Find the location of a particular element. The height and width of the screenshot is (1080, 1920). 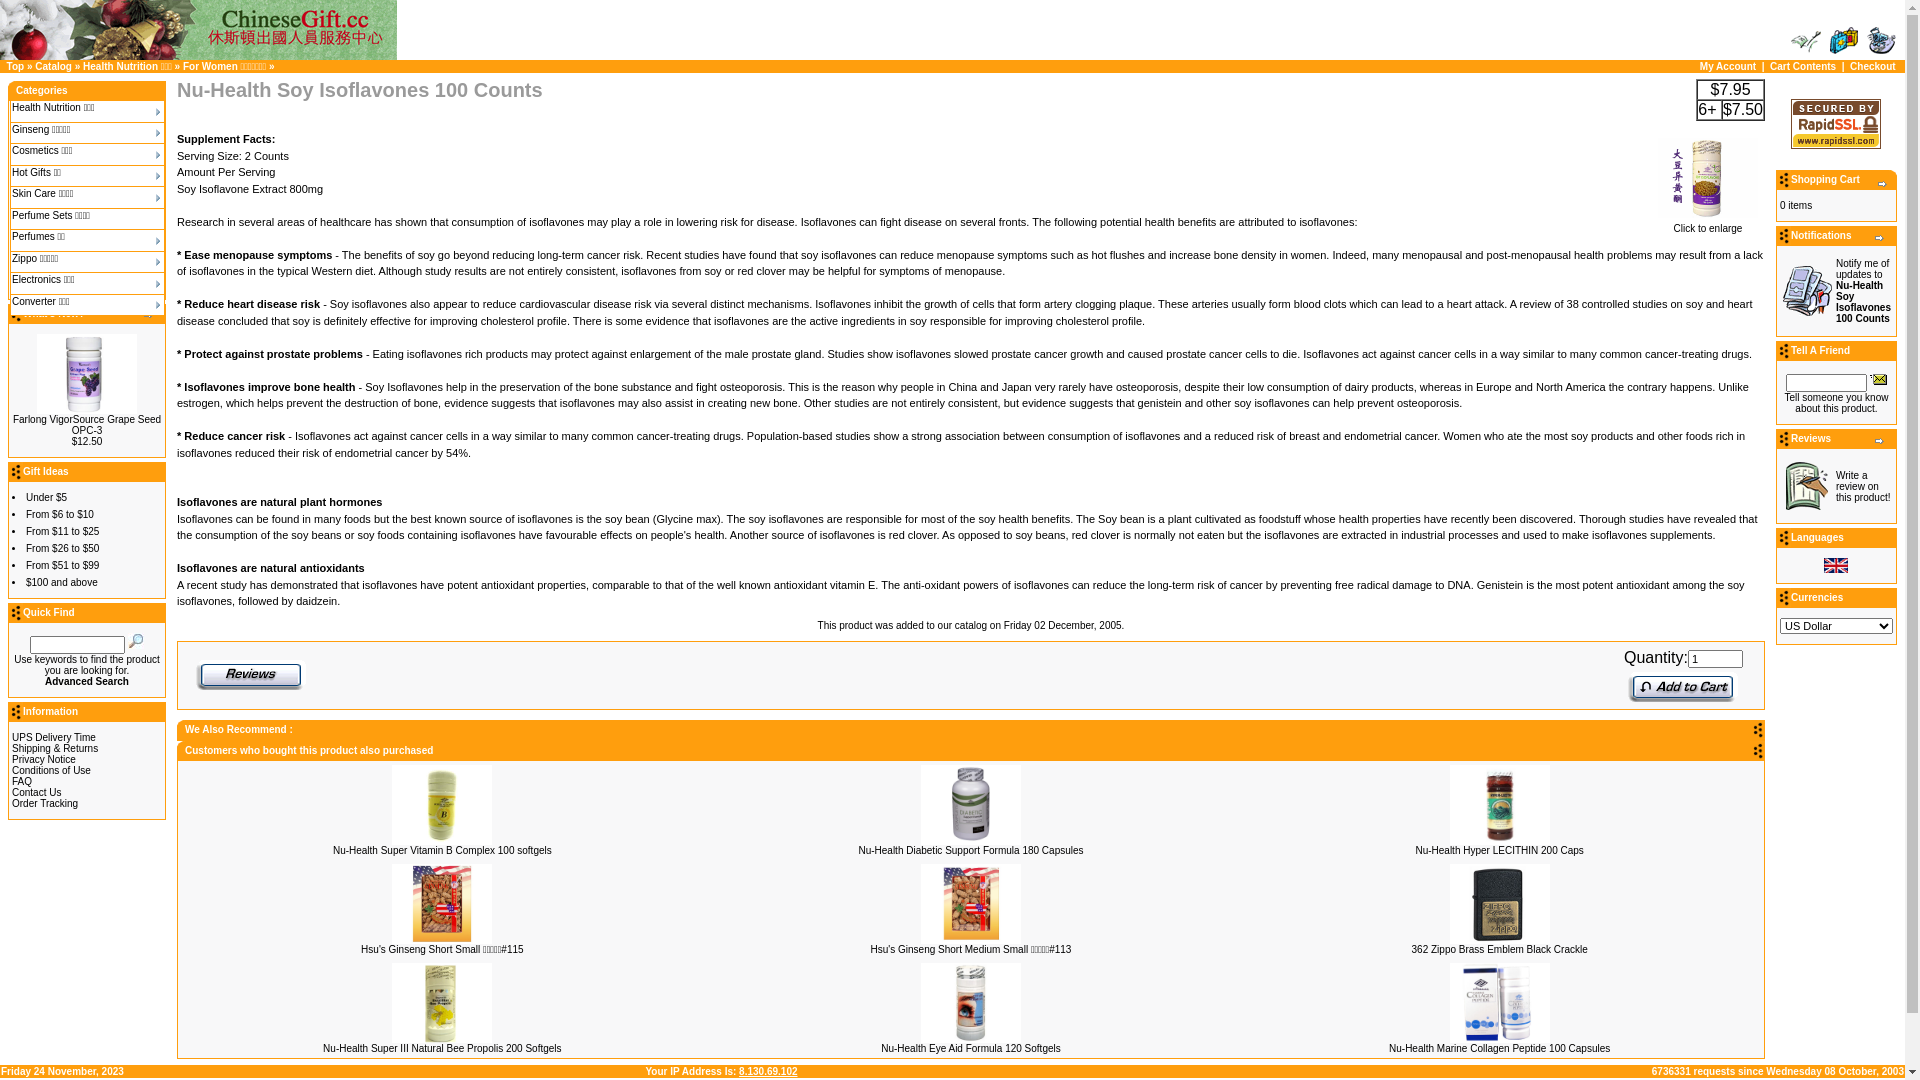

'Nu-Health Marine Collagen Peptide 100 Capsules' is located at coordinates (1387, 1046).